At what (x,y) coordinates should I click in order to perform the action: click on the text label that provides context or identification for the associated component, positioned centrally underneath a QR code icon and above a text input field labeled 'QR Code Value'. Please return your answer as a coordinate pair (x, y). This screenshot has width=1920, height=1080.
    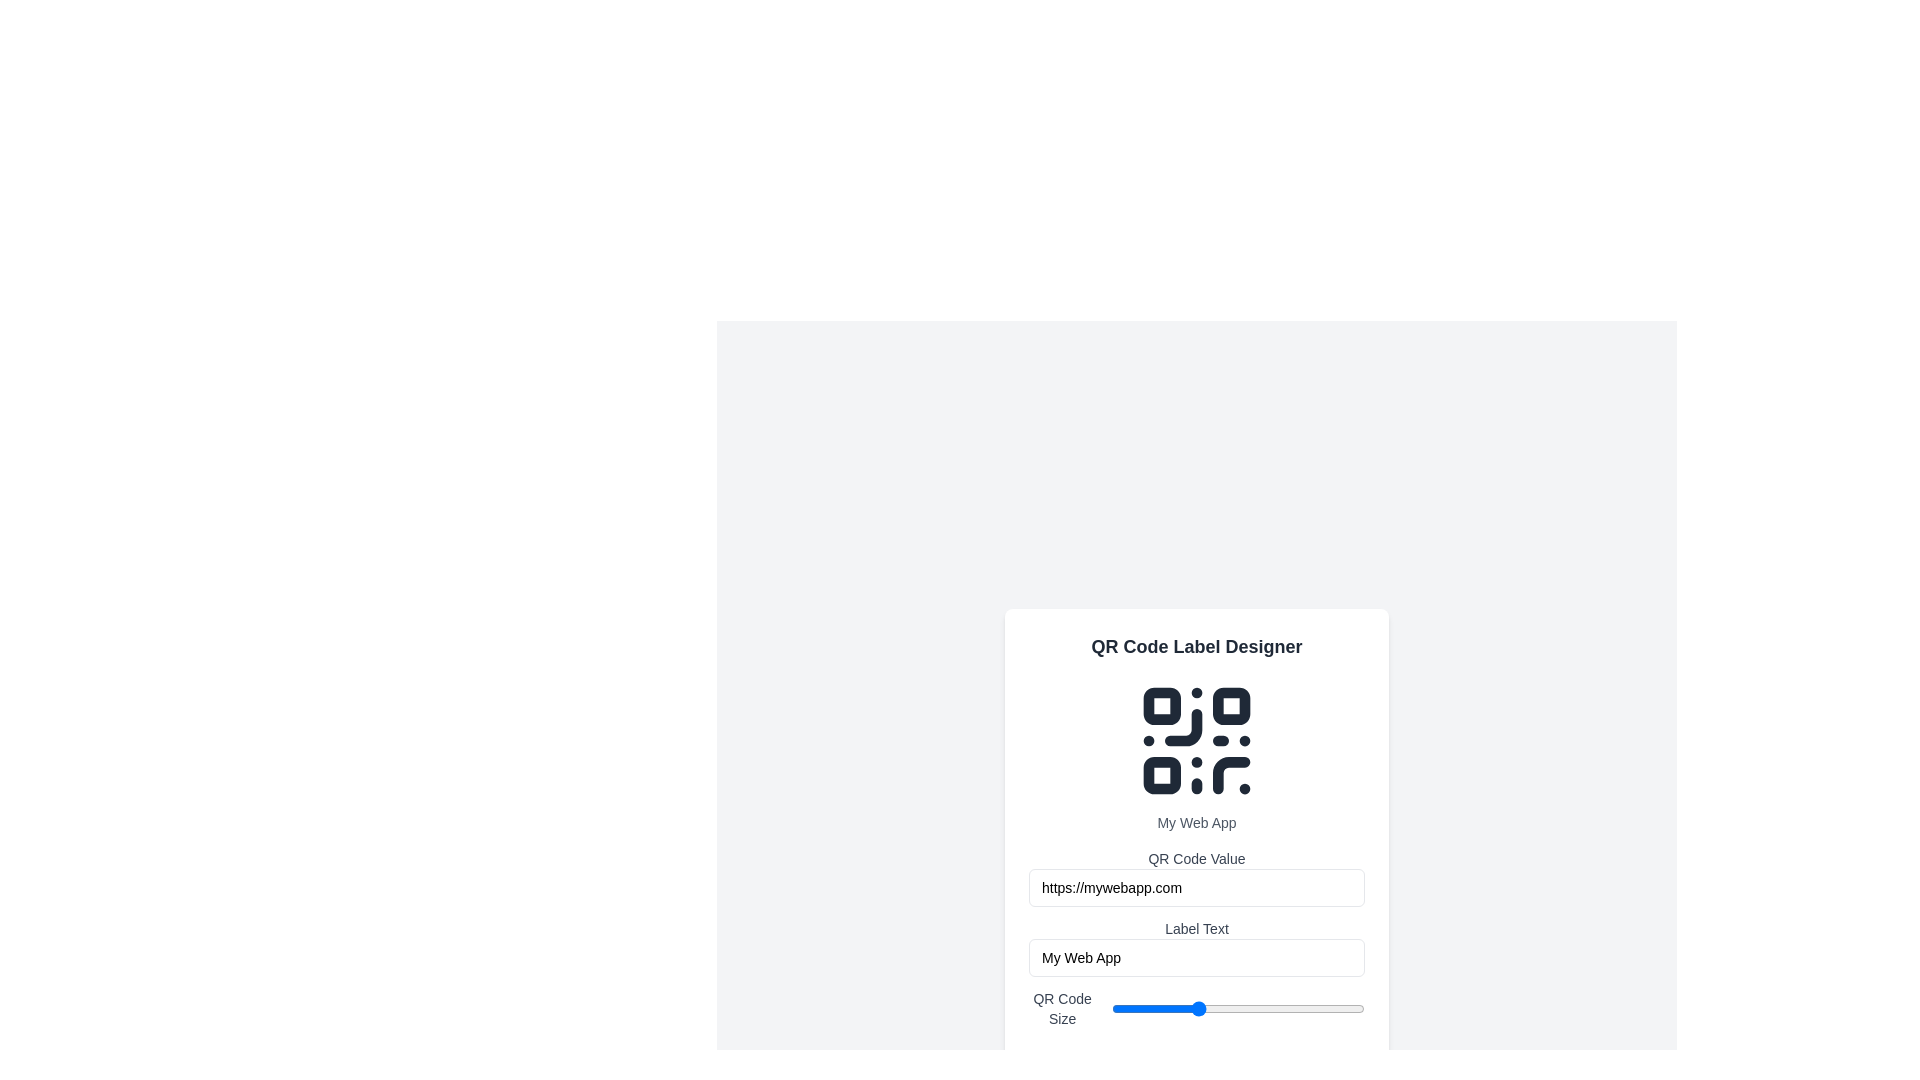
    Looking at the image, I should click on (1196, 822).